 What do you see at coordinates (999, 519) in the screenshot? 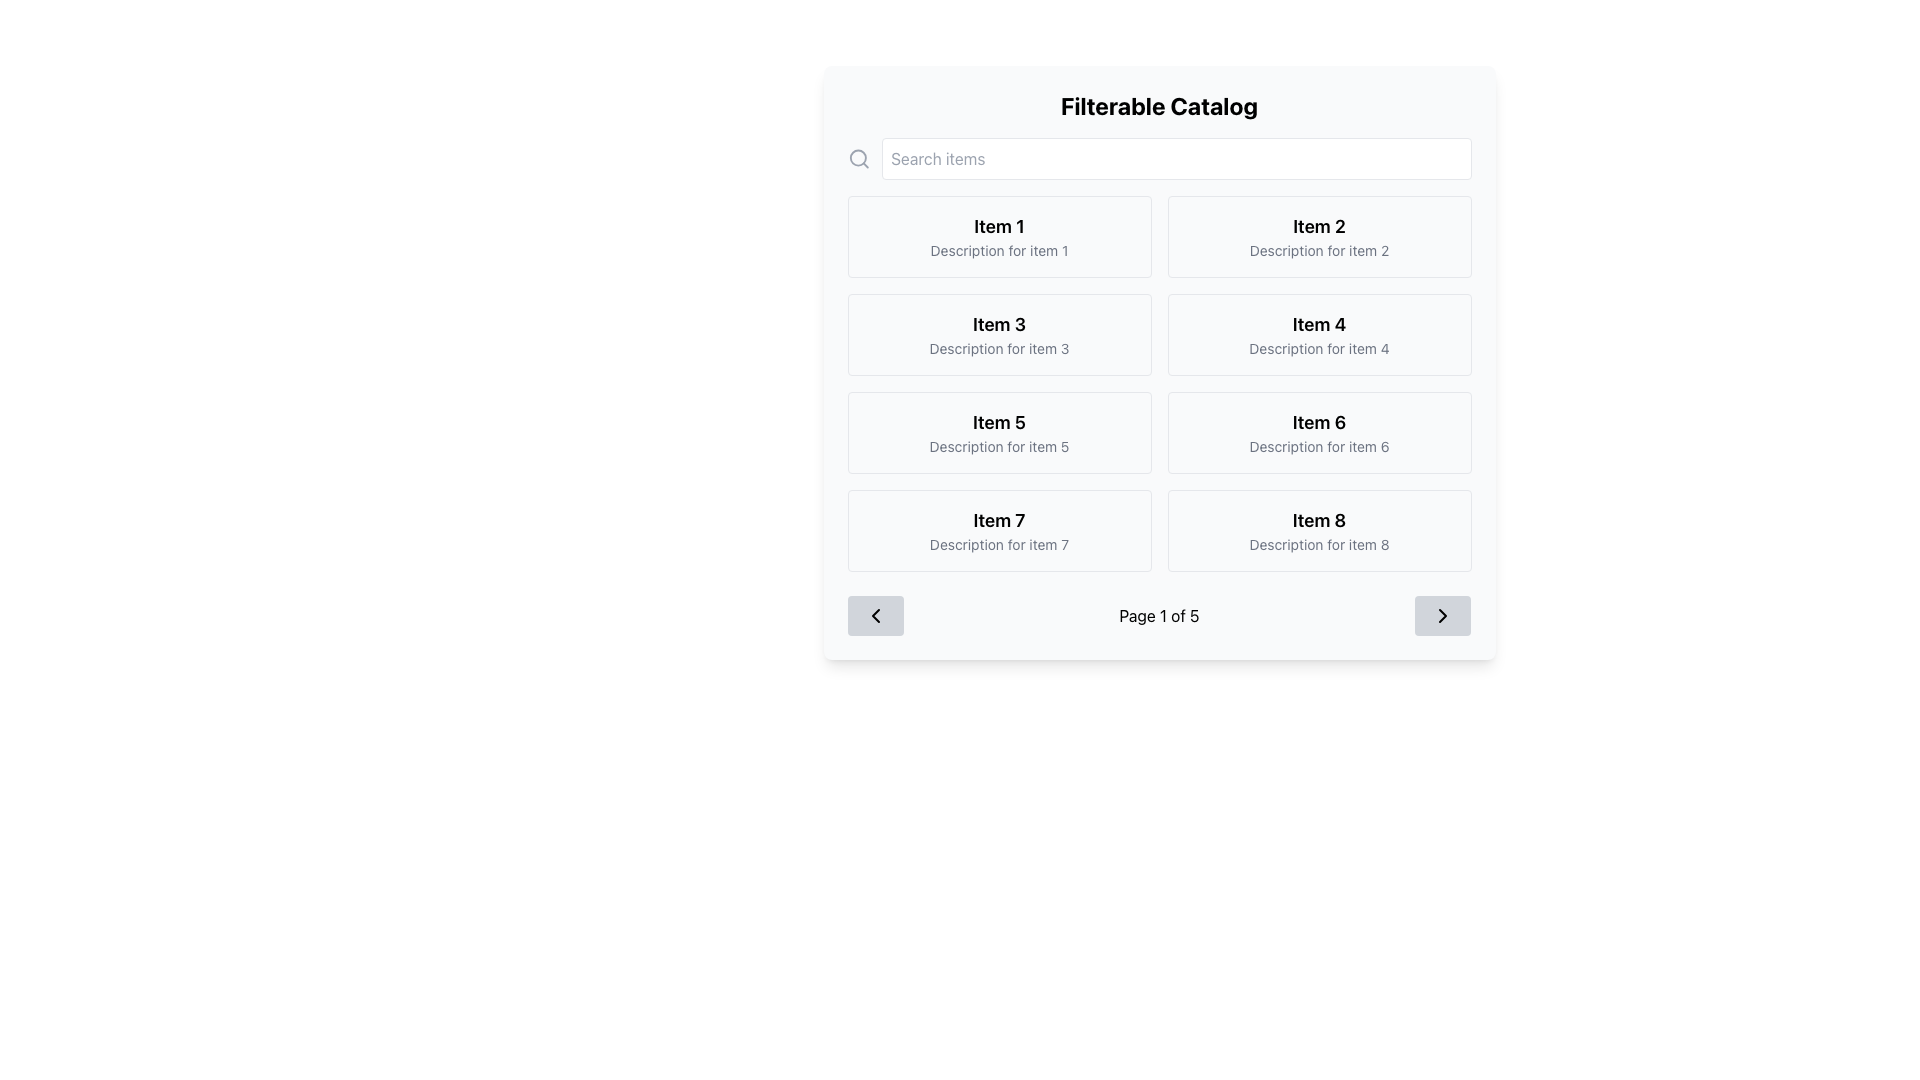
I see `text label displaying 'Item 7' which is styled in bold and larger font size, located in the left column of the fourth row in the grid card` at bounding box center [999, 519].